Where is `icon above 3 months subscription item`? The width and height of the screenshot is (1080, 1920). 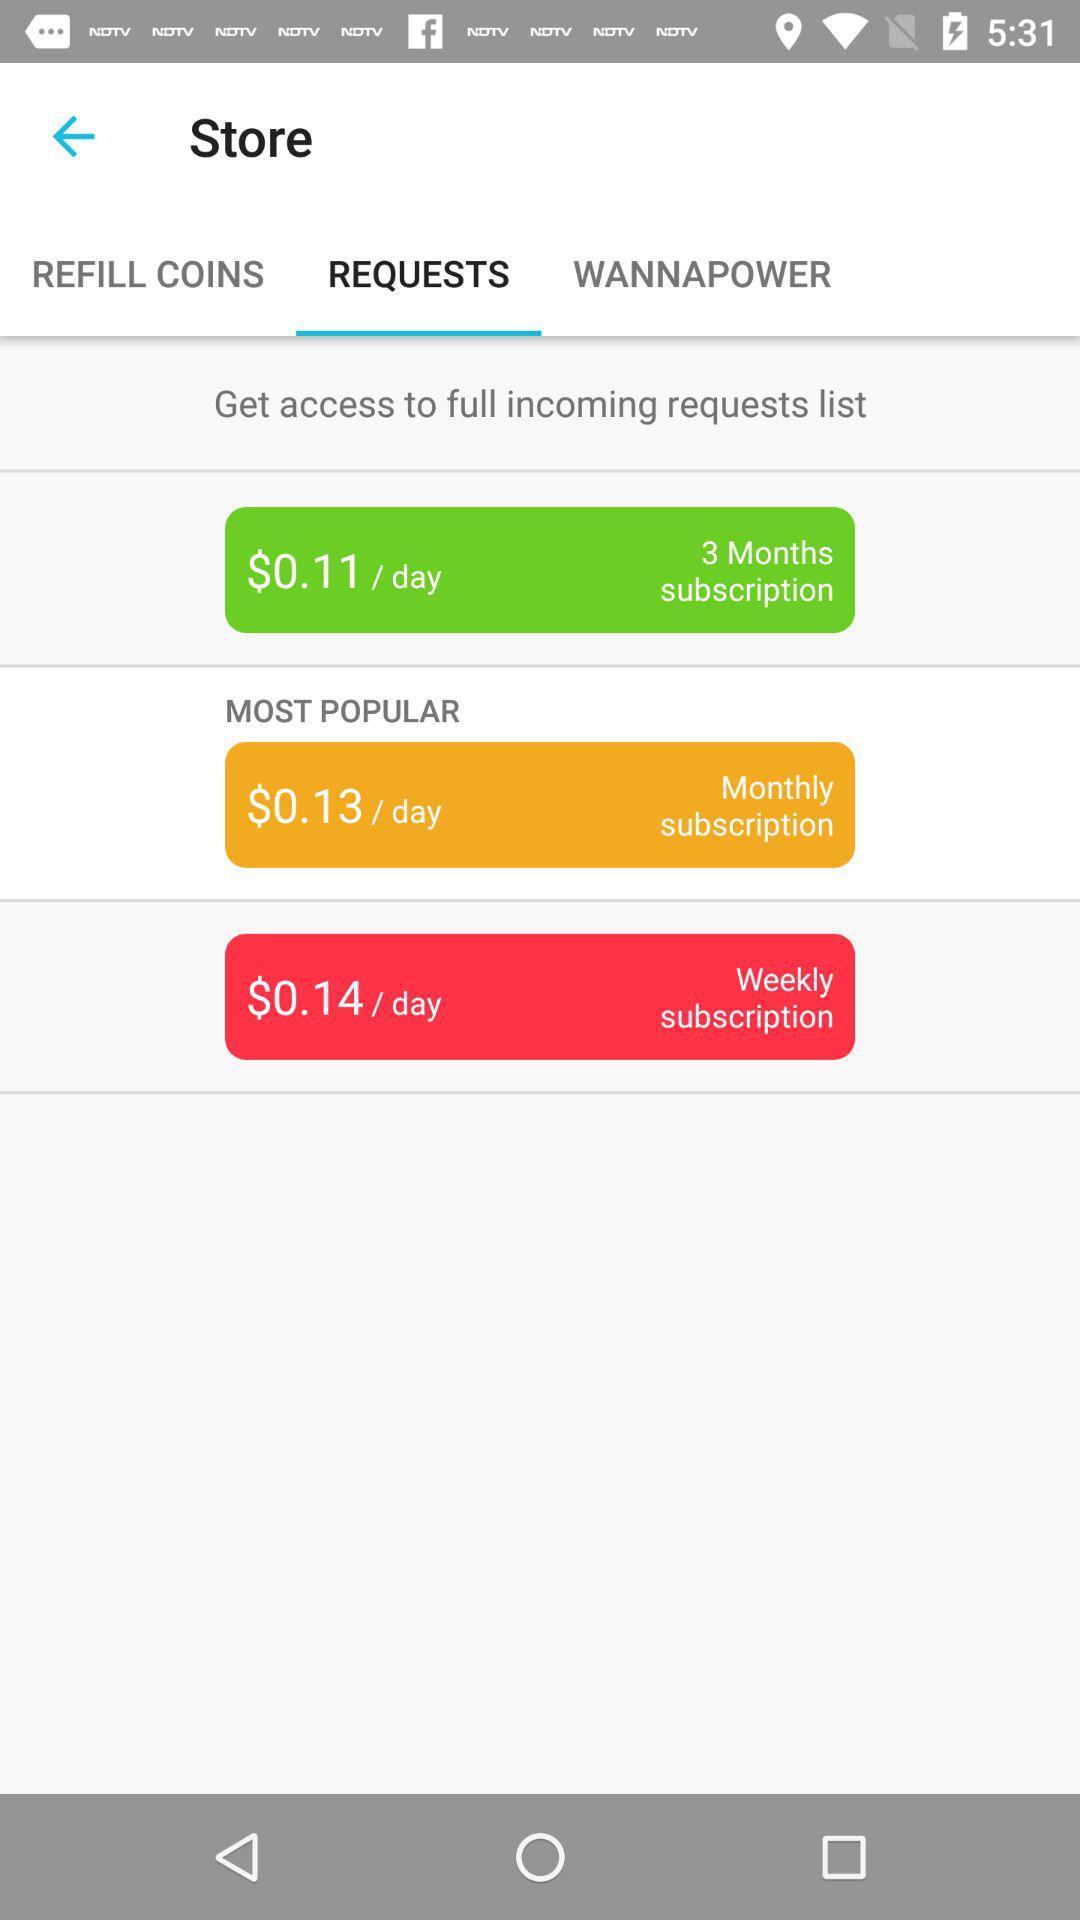
icon above 3 months subscription item is located at coordinates (540, 401).